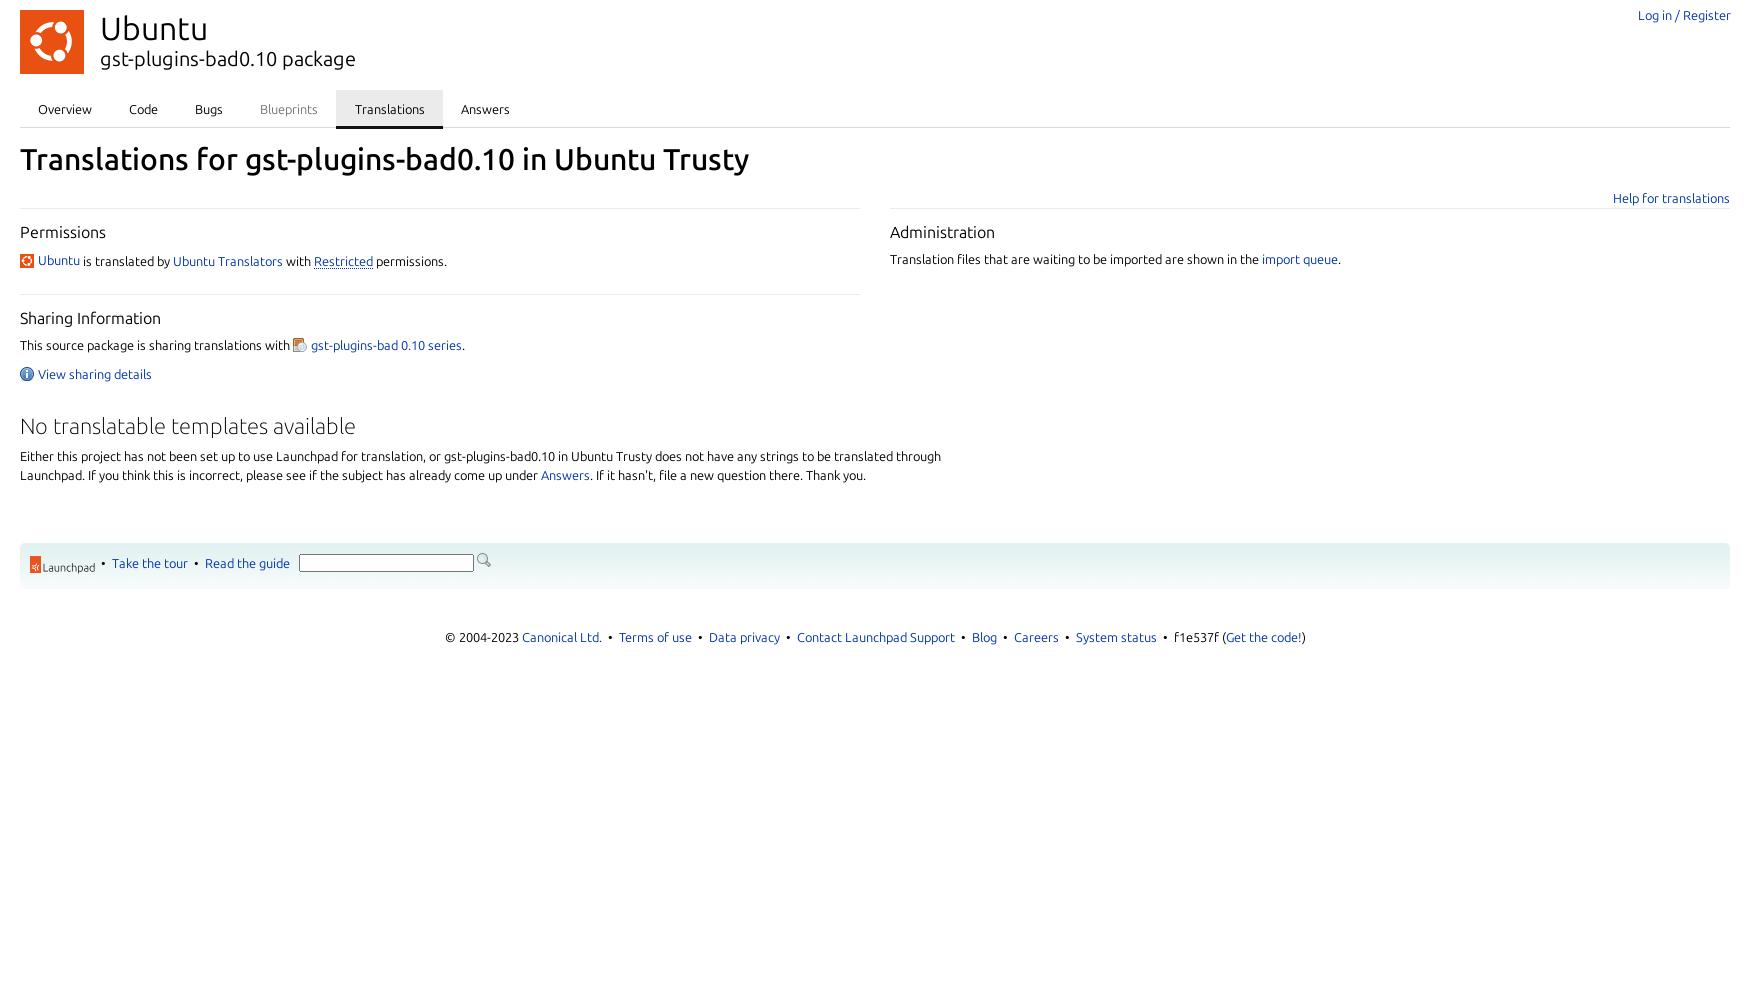 This screenshot has width=1750, height=1000. Describe the element at coordinates (728, 474) in the screenshot. I see `'.
      If it hasn't, file a new question there.  Thank you.'` at that location.